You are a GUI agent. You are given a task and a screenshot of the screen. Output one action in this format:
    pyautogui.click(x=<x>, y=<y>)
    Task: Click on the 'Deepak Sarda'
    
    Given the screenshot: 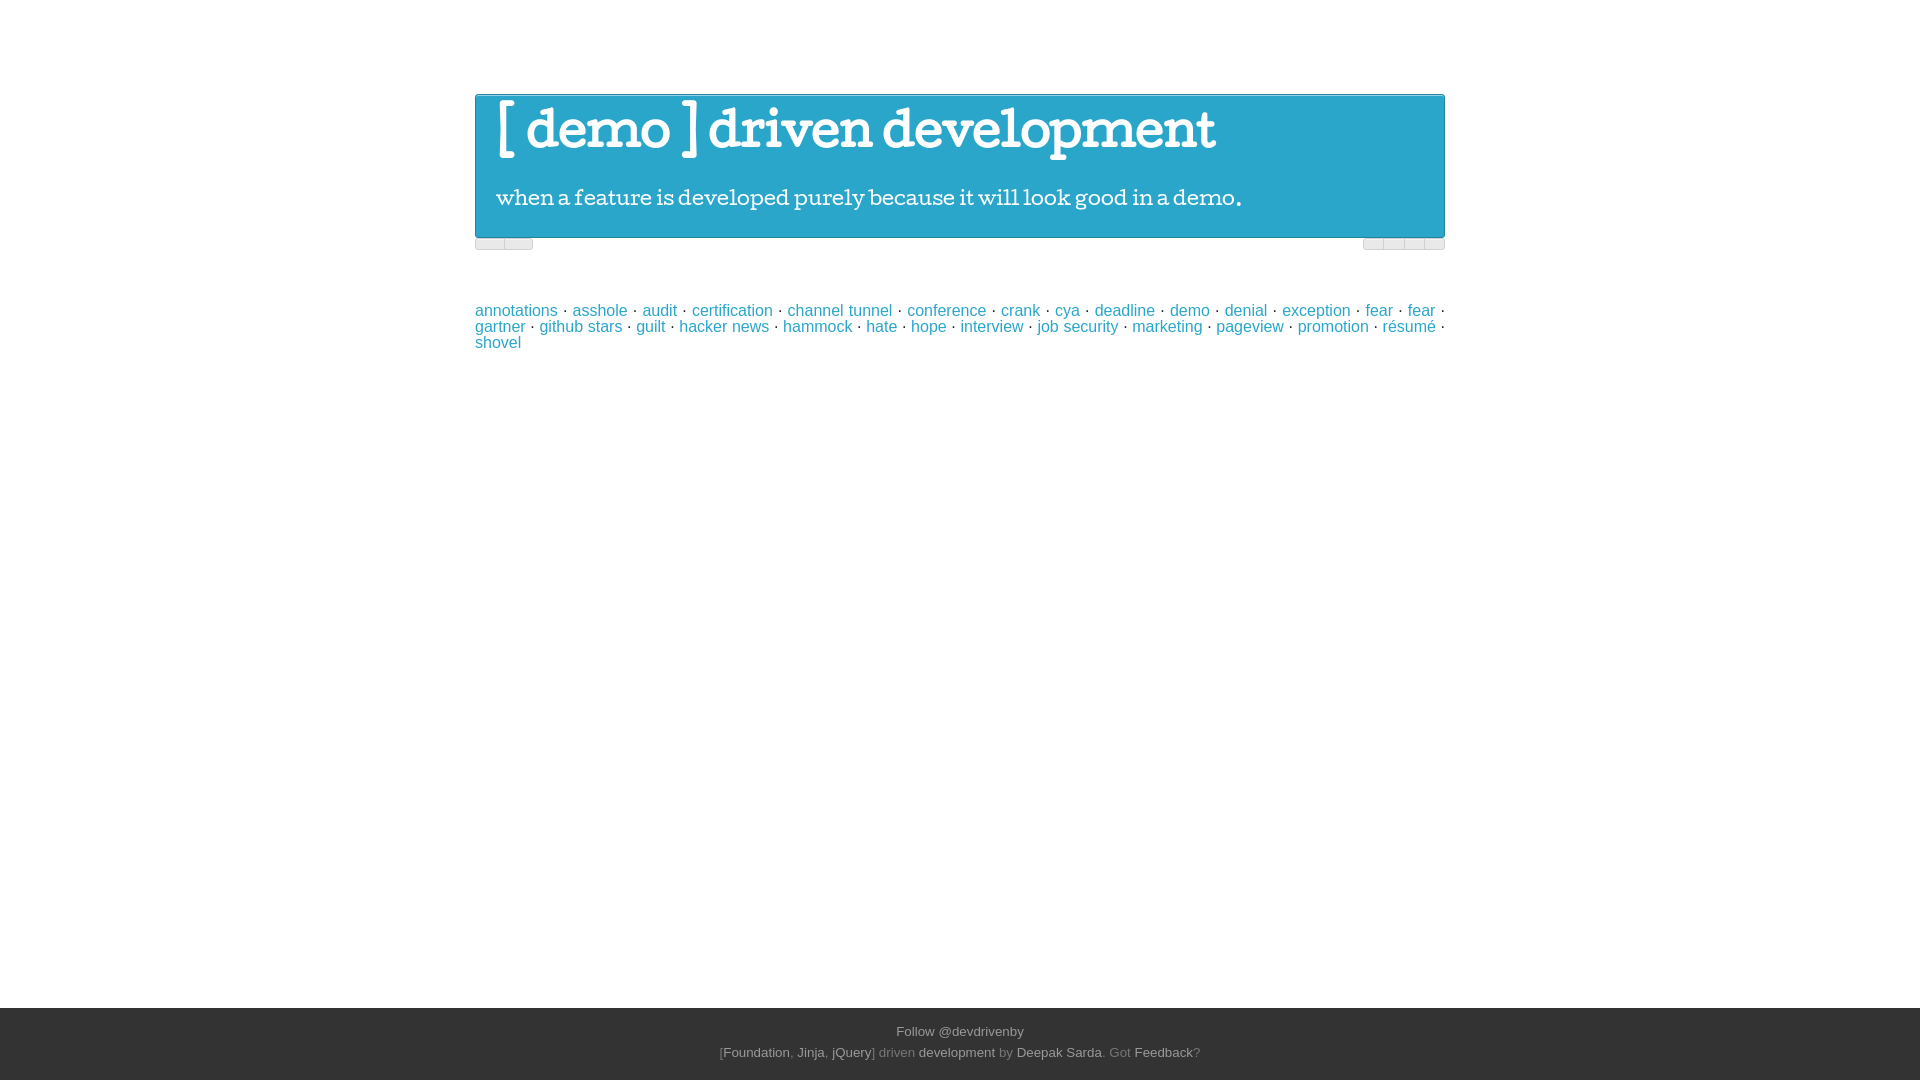 What is the action you would take?
    pyautogui.click(x=1058, y=1051)
    